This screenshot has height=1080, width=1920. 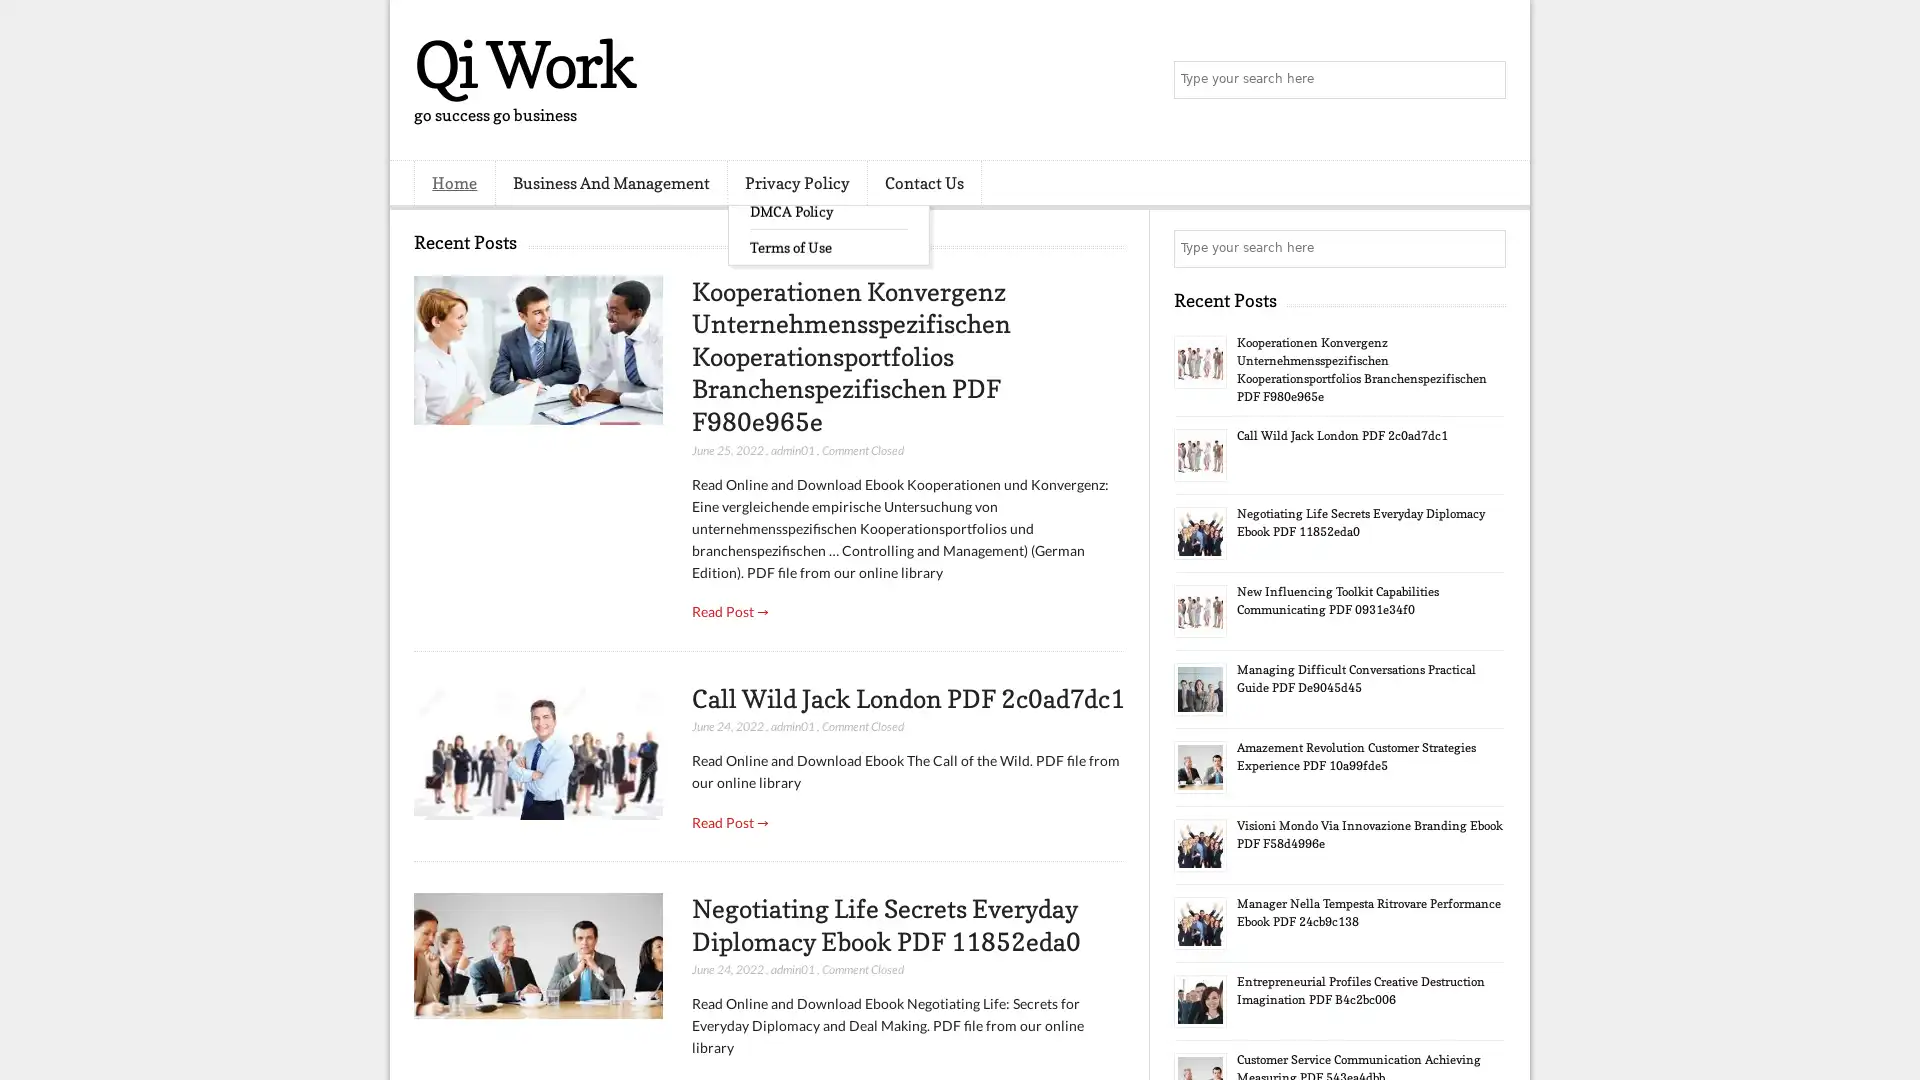 I want to click on Search, so click(x=1485, y=248).